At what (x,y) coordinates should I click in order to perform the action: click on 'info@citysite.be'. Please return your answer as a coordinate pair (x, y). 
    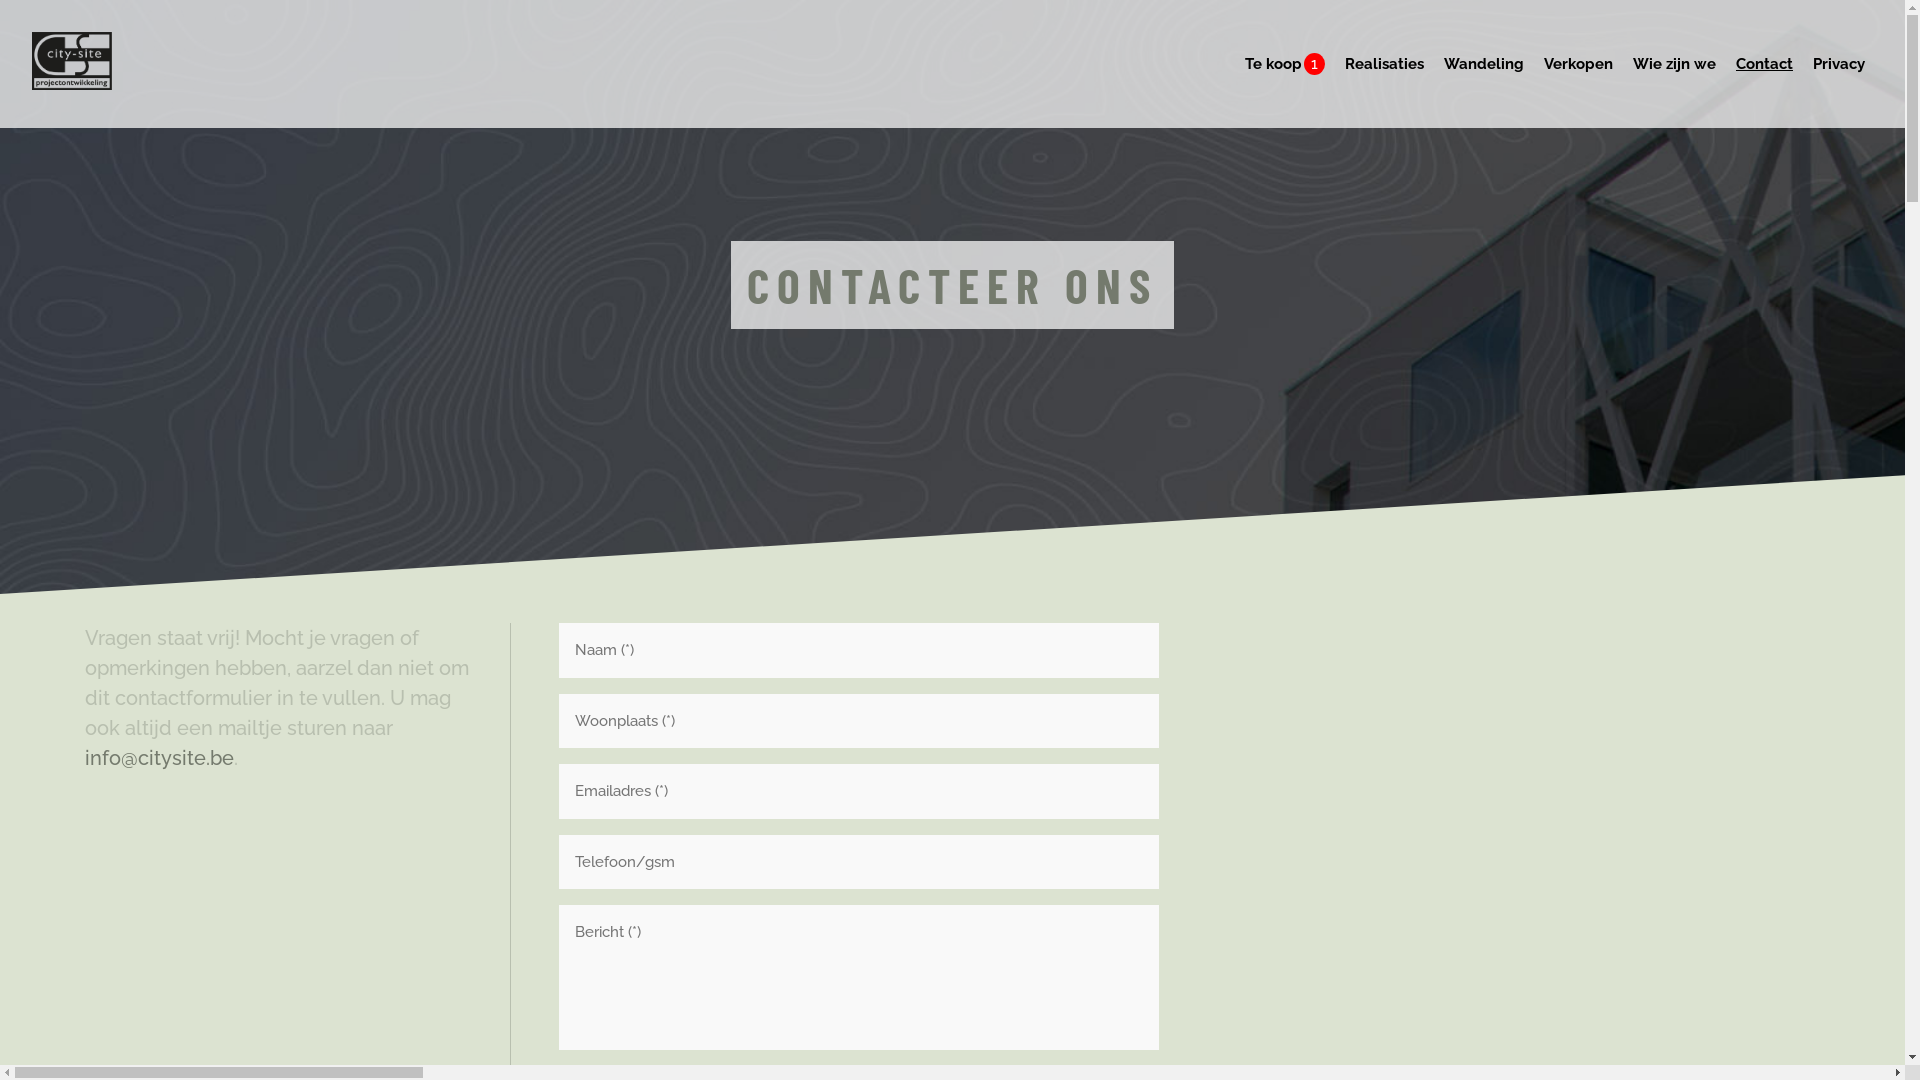
    Looking at the image, I should click on (157, 758).